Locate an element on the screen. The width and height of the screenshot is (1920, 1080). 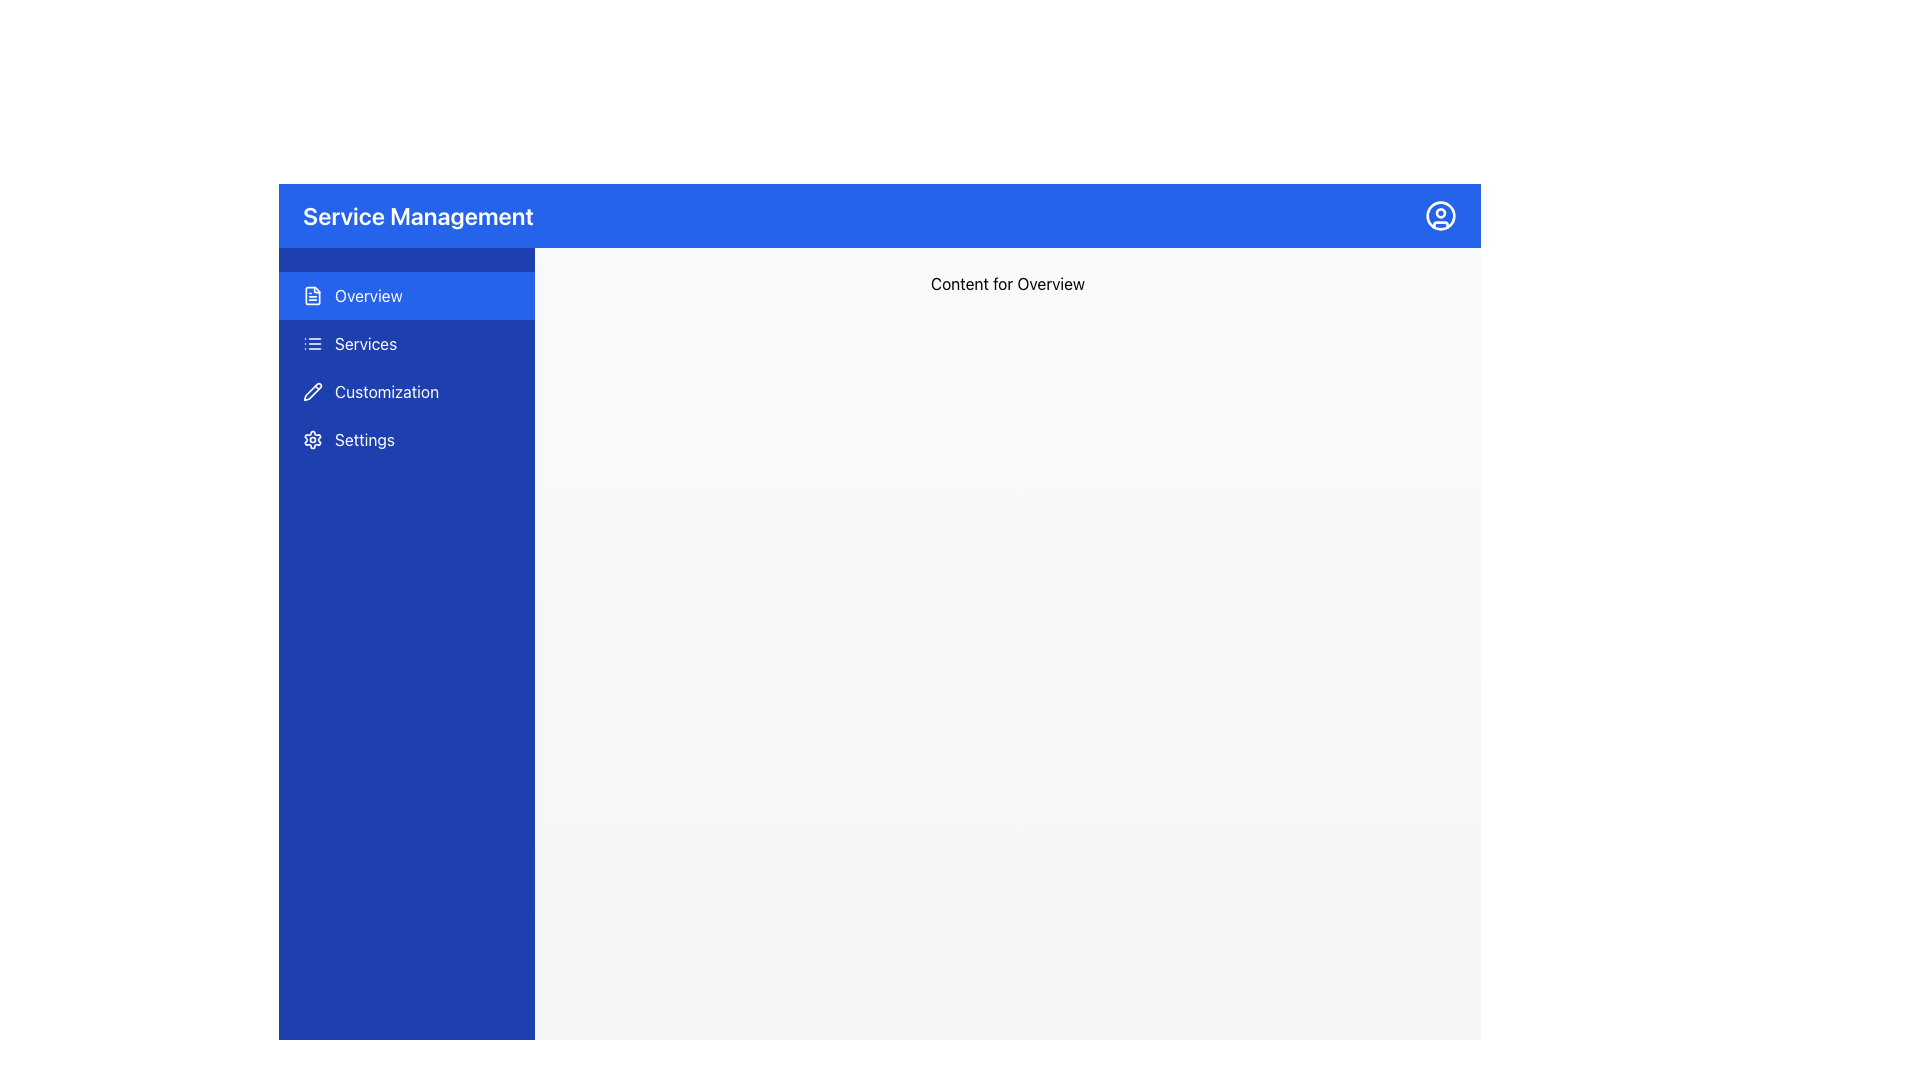
the customization icon located in the navigation bar, specifically the third item in the list, representing editing functionality is located at coordinates (311, 390).